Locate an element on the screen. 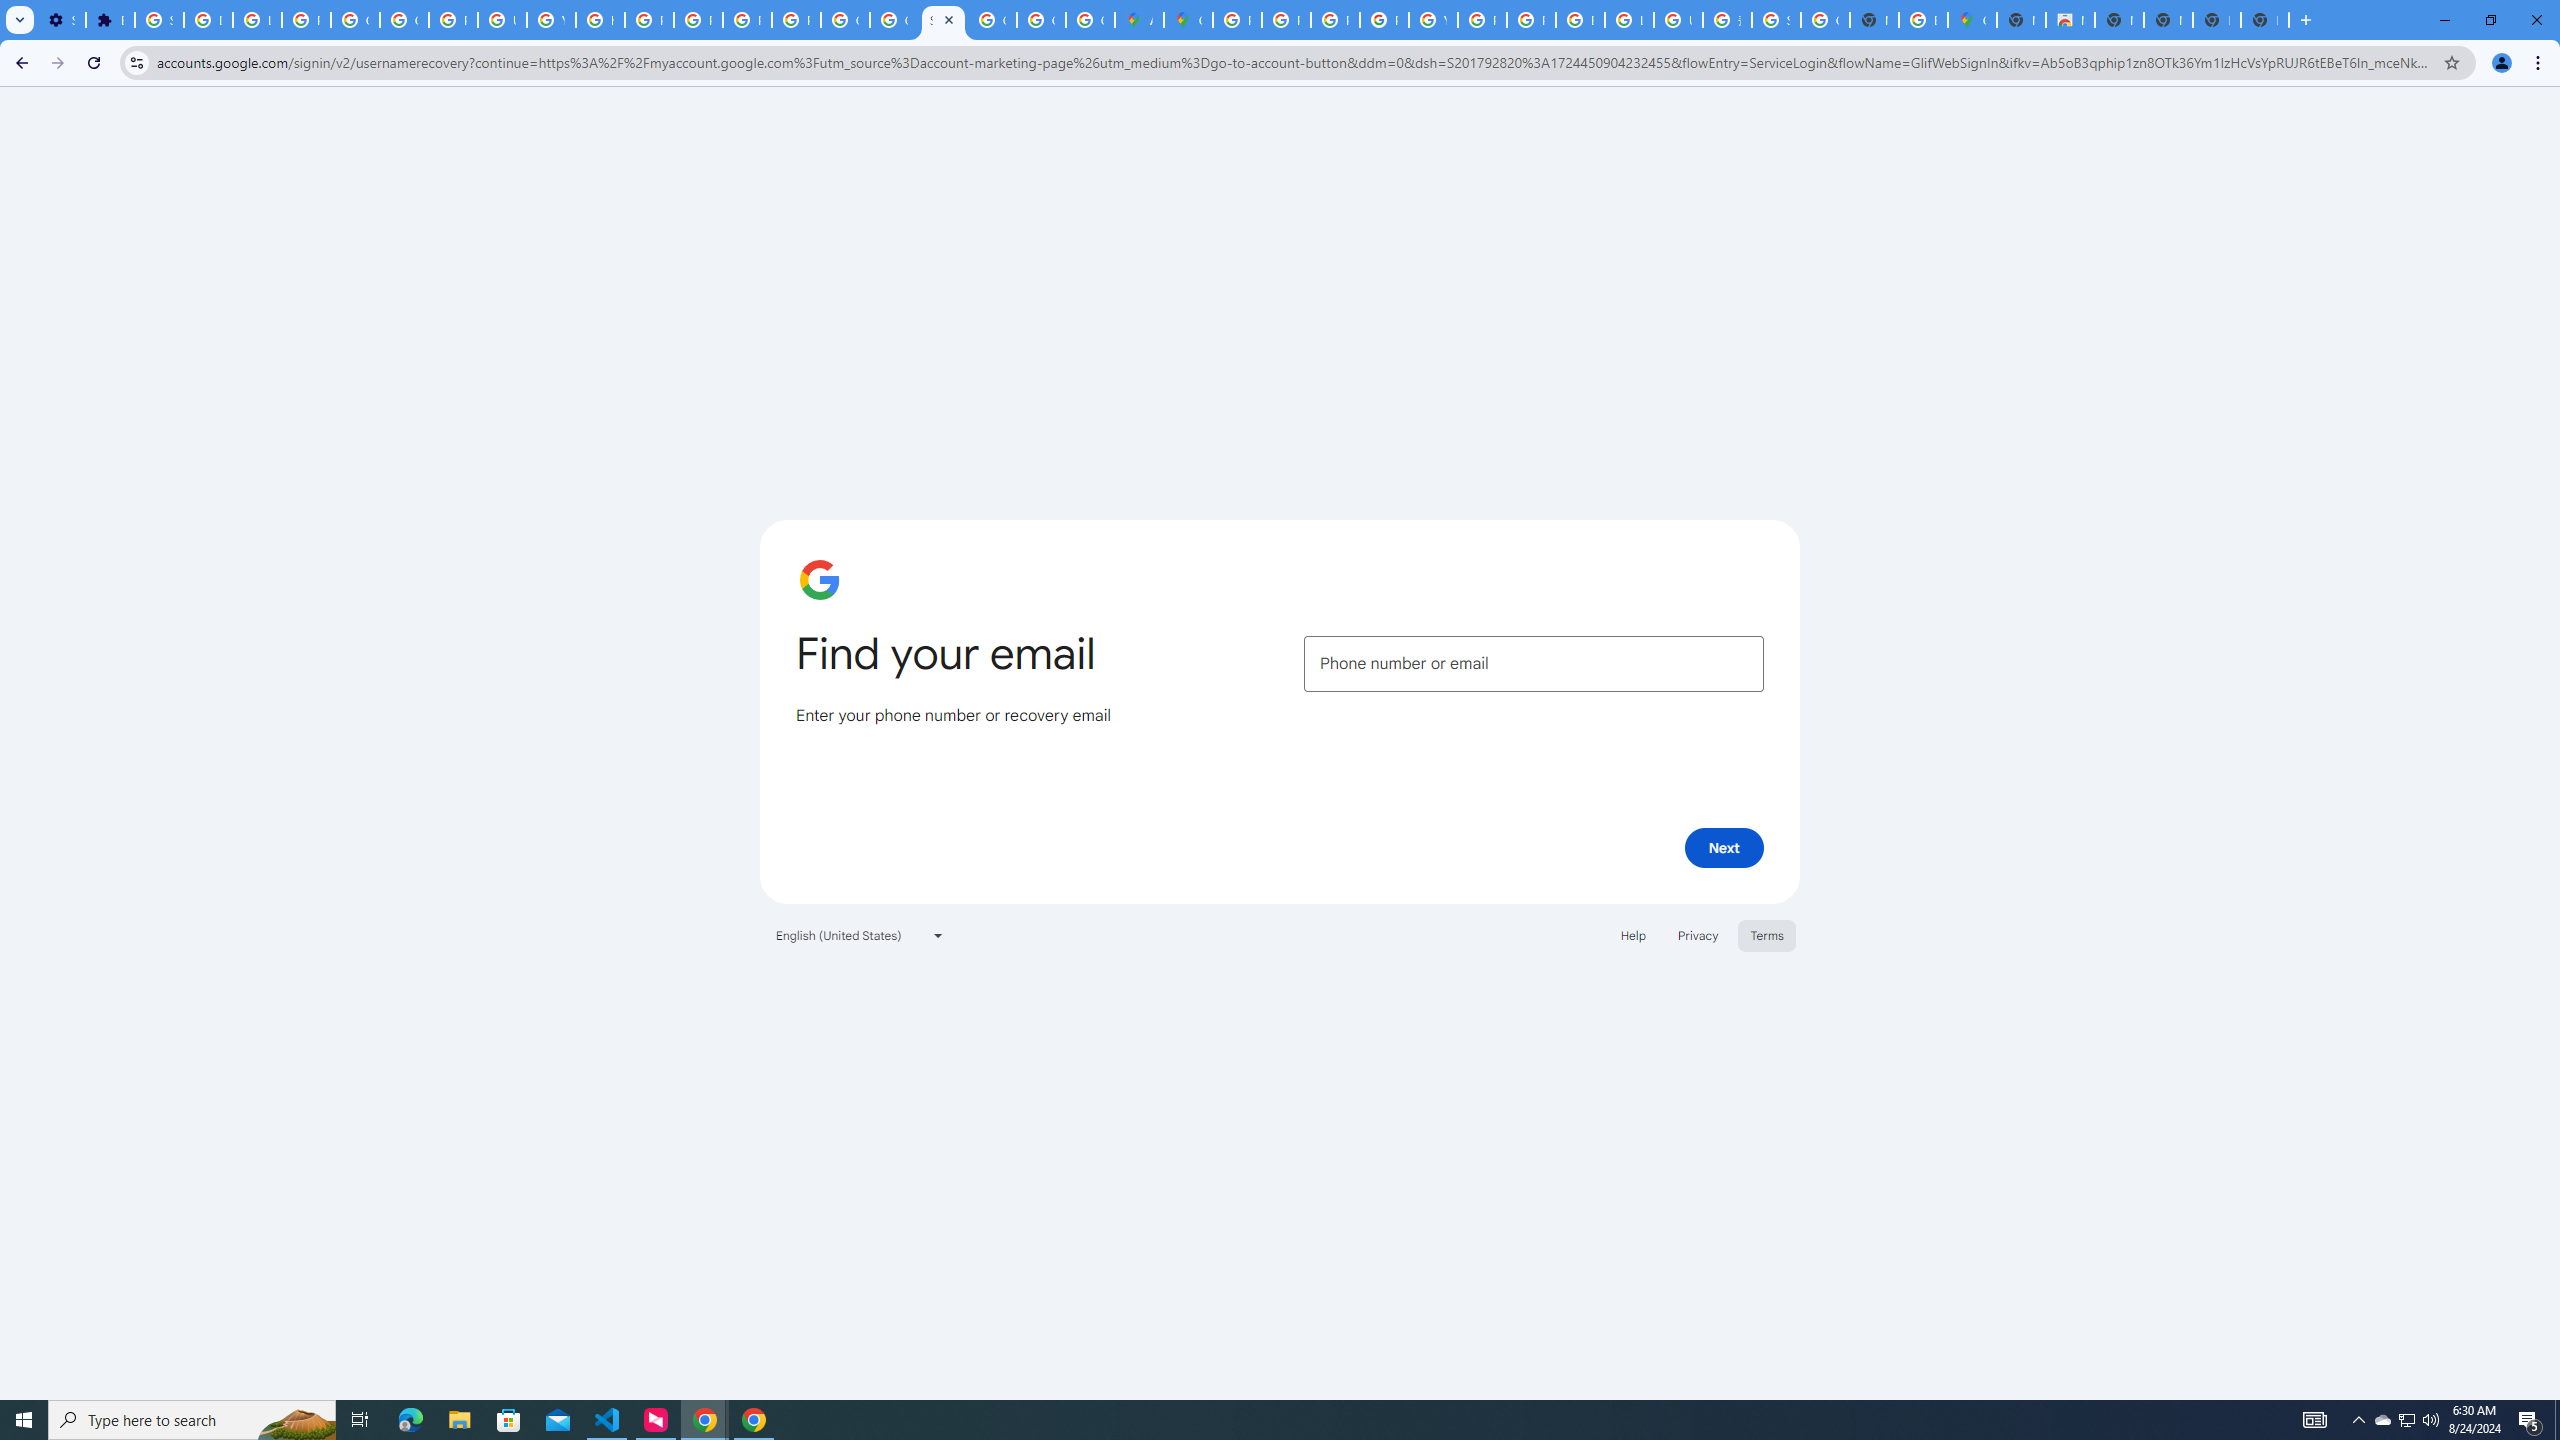  'Phone number or email' is located at coordinates (1533, 662).